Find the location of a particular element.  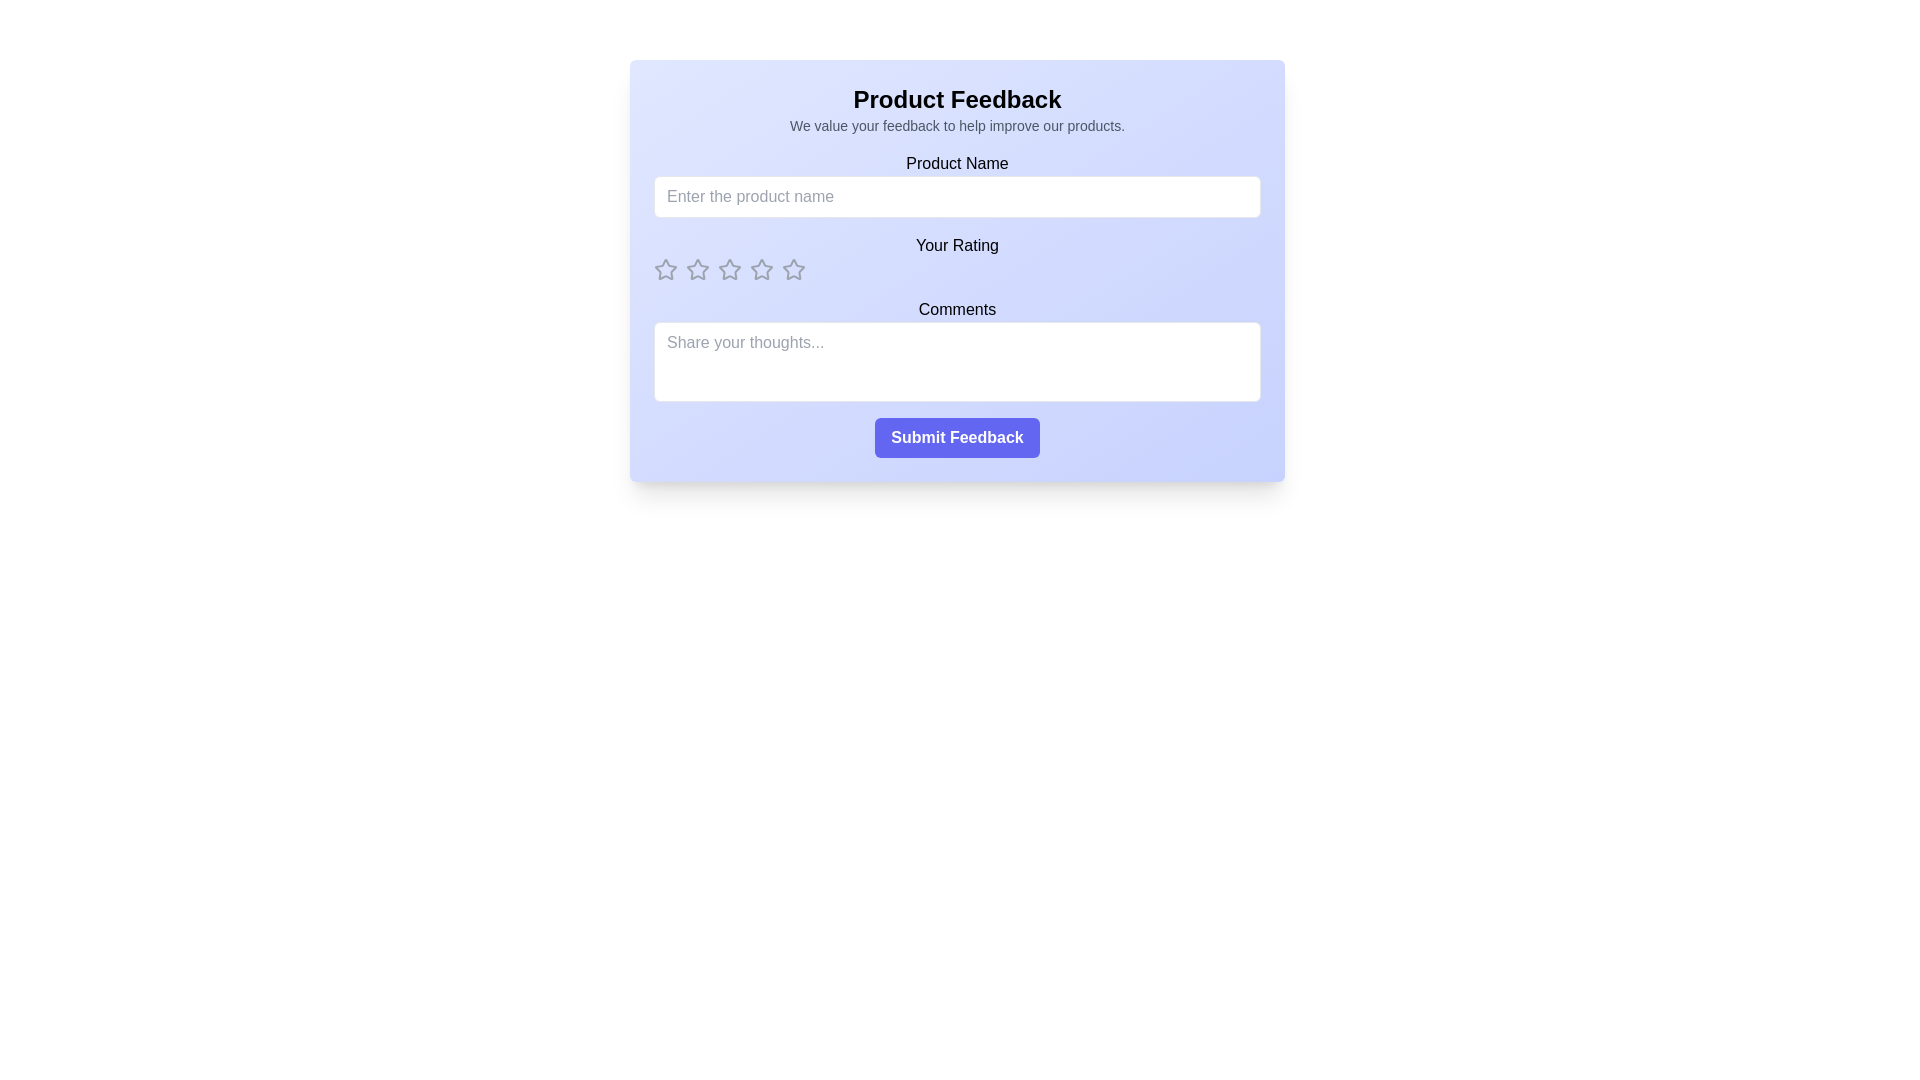

the second star icon in the horizontal array of rating stars for reordering under the 'Your Rating' label is located at coordinates (761, 268).